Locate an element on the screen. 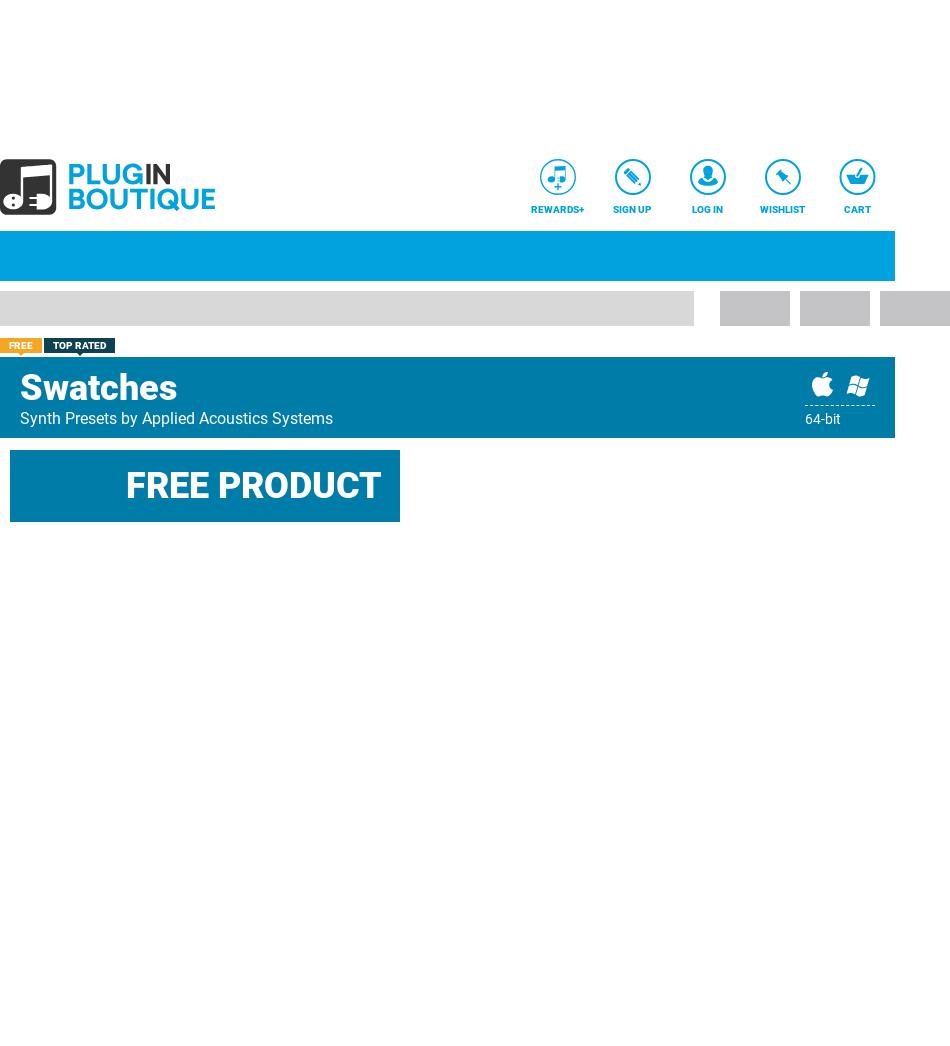 The height and width of the screenshot is (1046, 950). 'Sign Up' is located at coordinates (613, 209).